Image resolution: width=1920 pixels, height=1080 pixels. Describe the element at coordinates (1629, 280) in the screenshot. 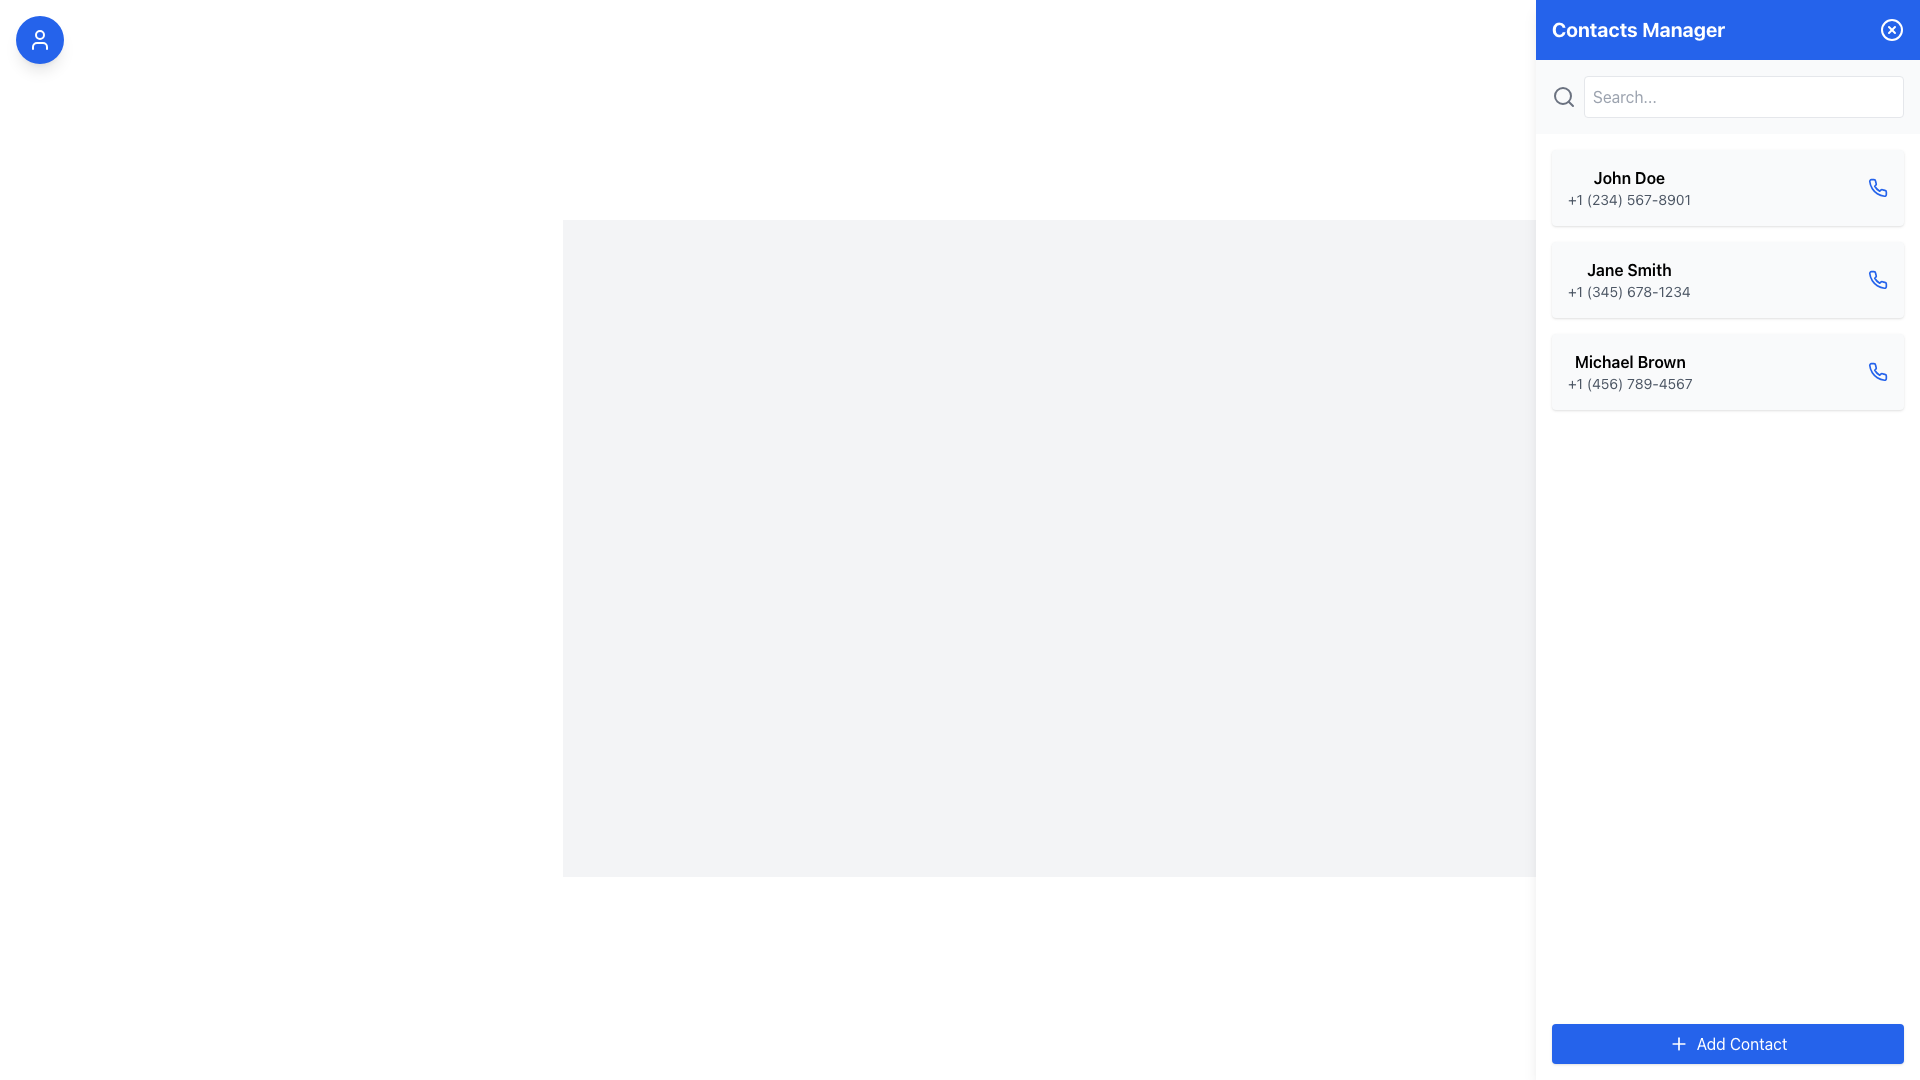

I see `the text display element that shows the contact details of Jane Smith, located in the second card from the top in the top-right corner of the interface` at that location.